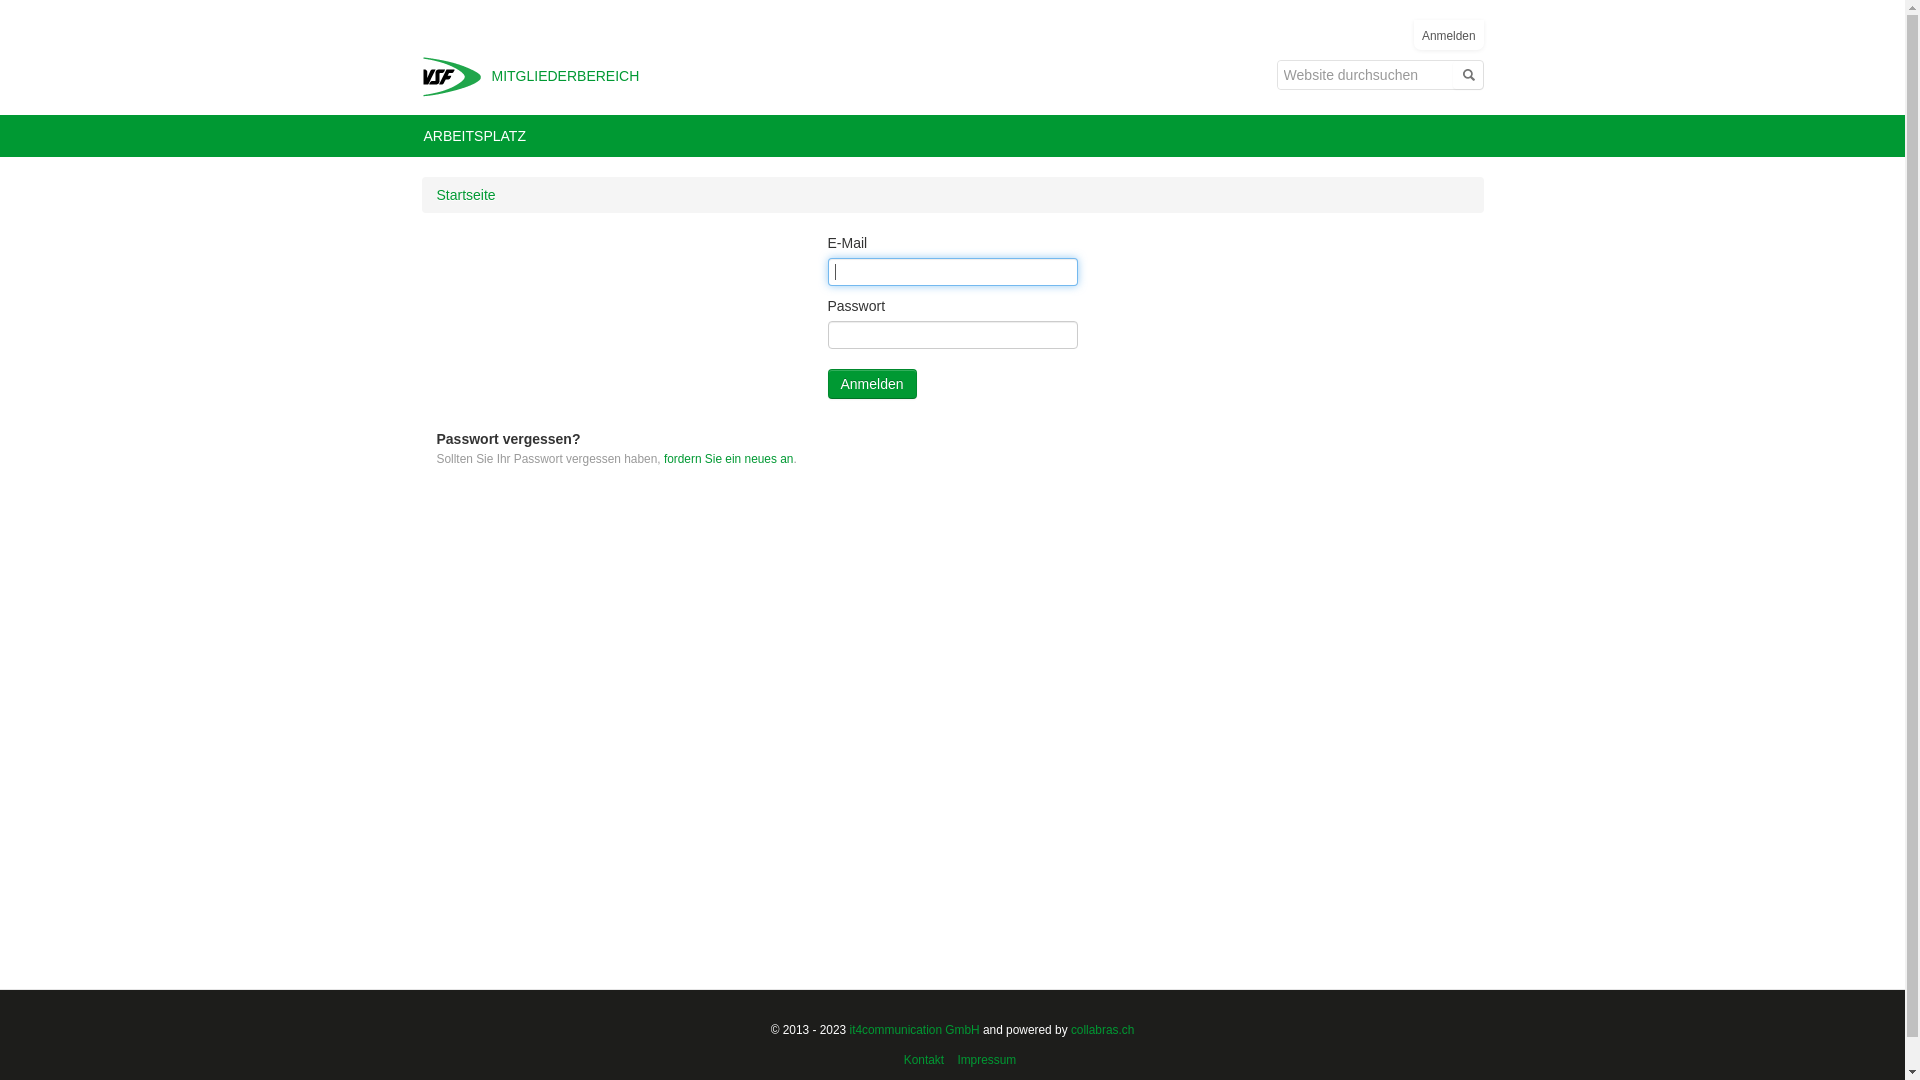 The height and width of the screenshot is (1080, 1920). What do you see at coordinates (1362, 73) in the screenshot?
I see `'Website durchsuchen'` at bounding box center [1362, 73].